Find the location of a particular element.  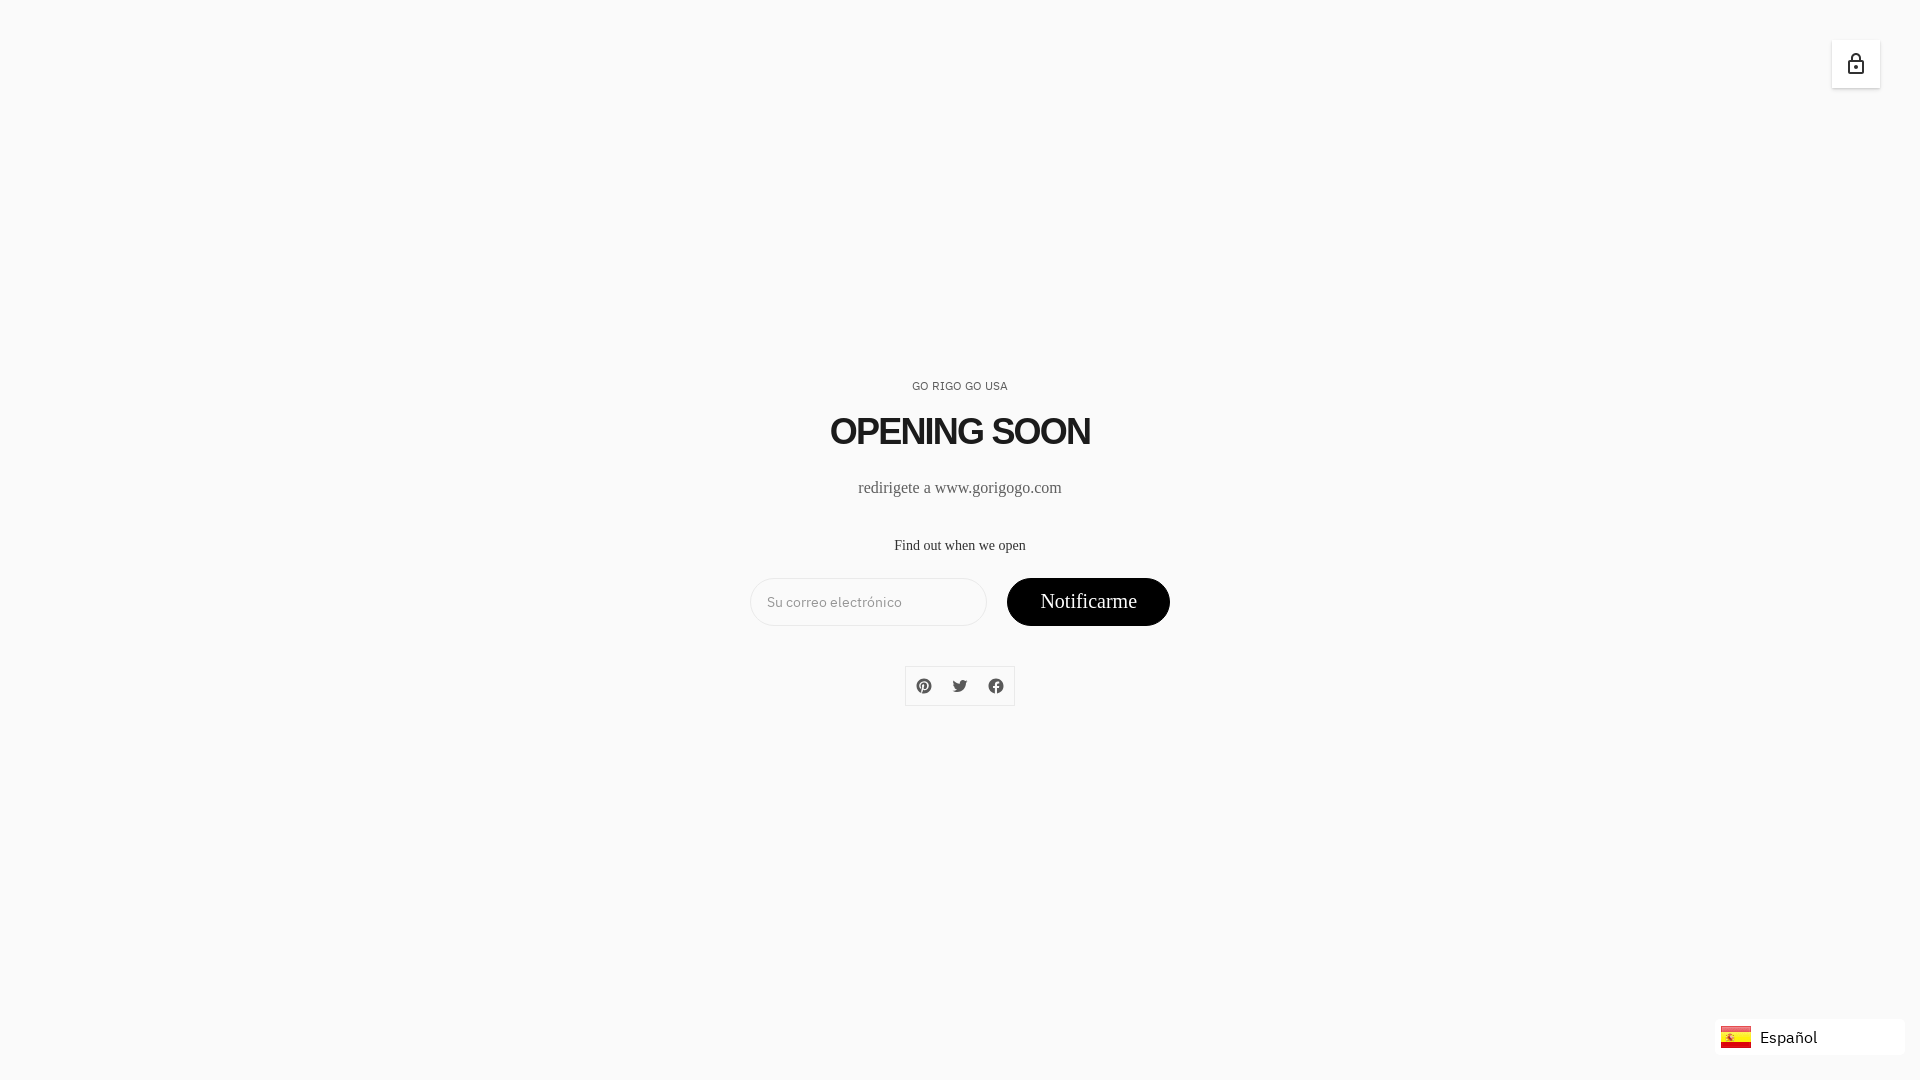

'Notificarme' is located at coordinates (1087, 600).